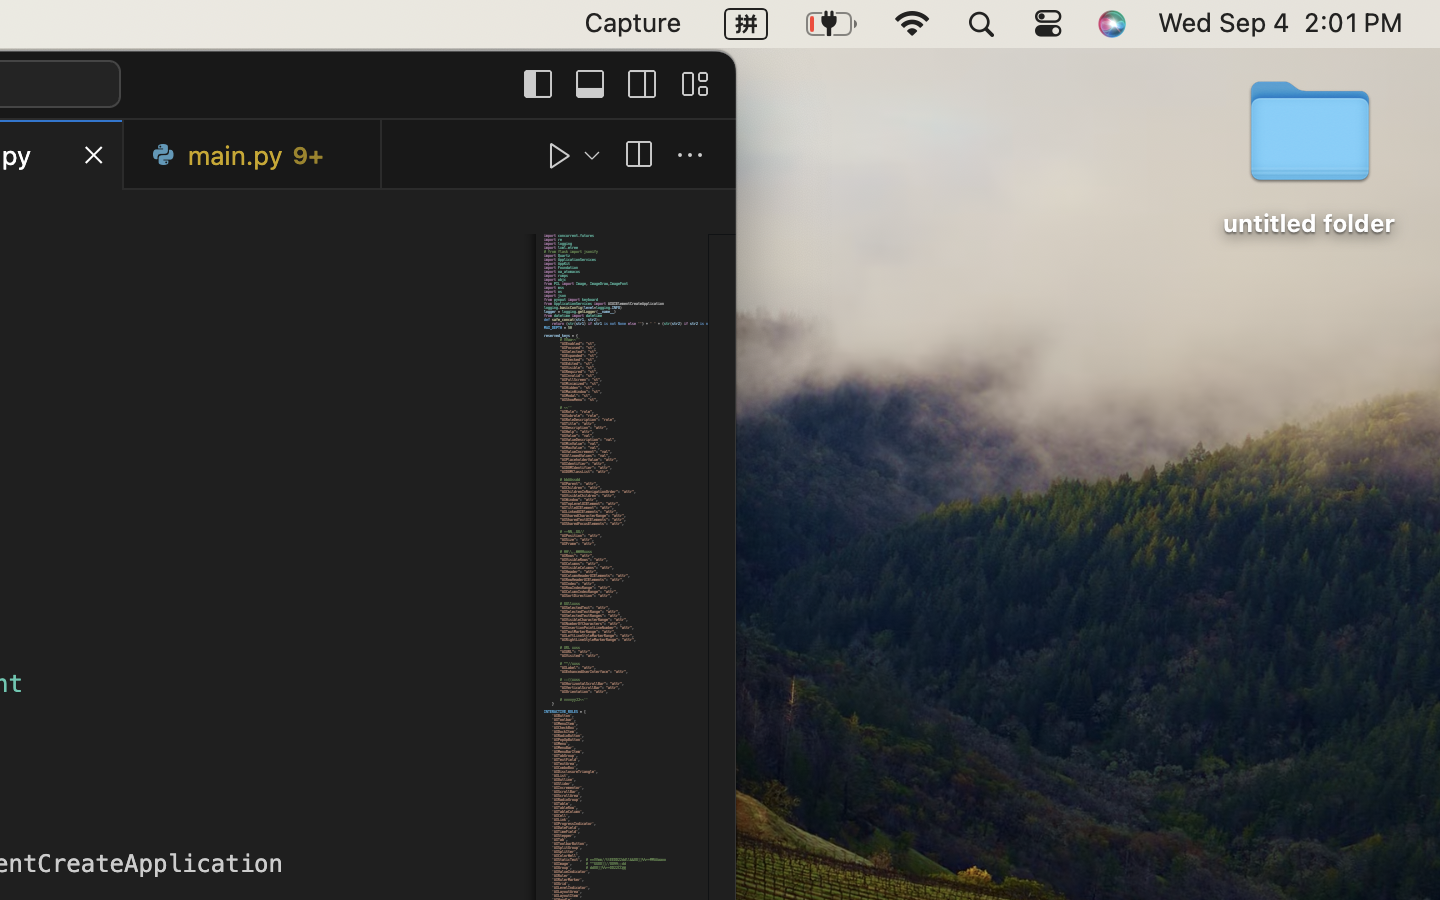 The height and width of the screenshot is (900, 1440). Describe the element at coordinates (640, 82) in the screenshot. I see `''` at that location.